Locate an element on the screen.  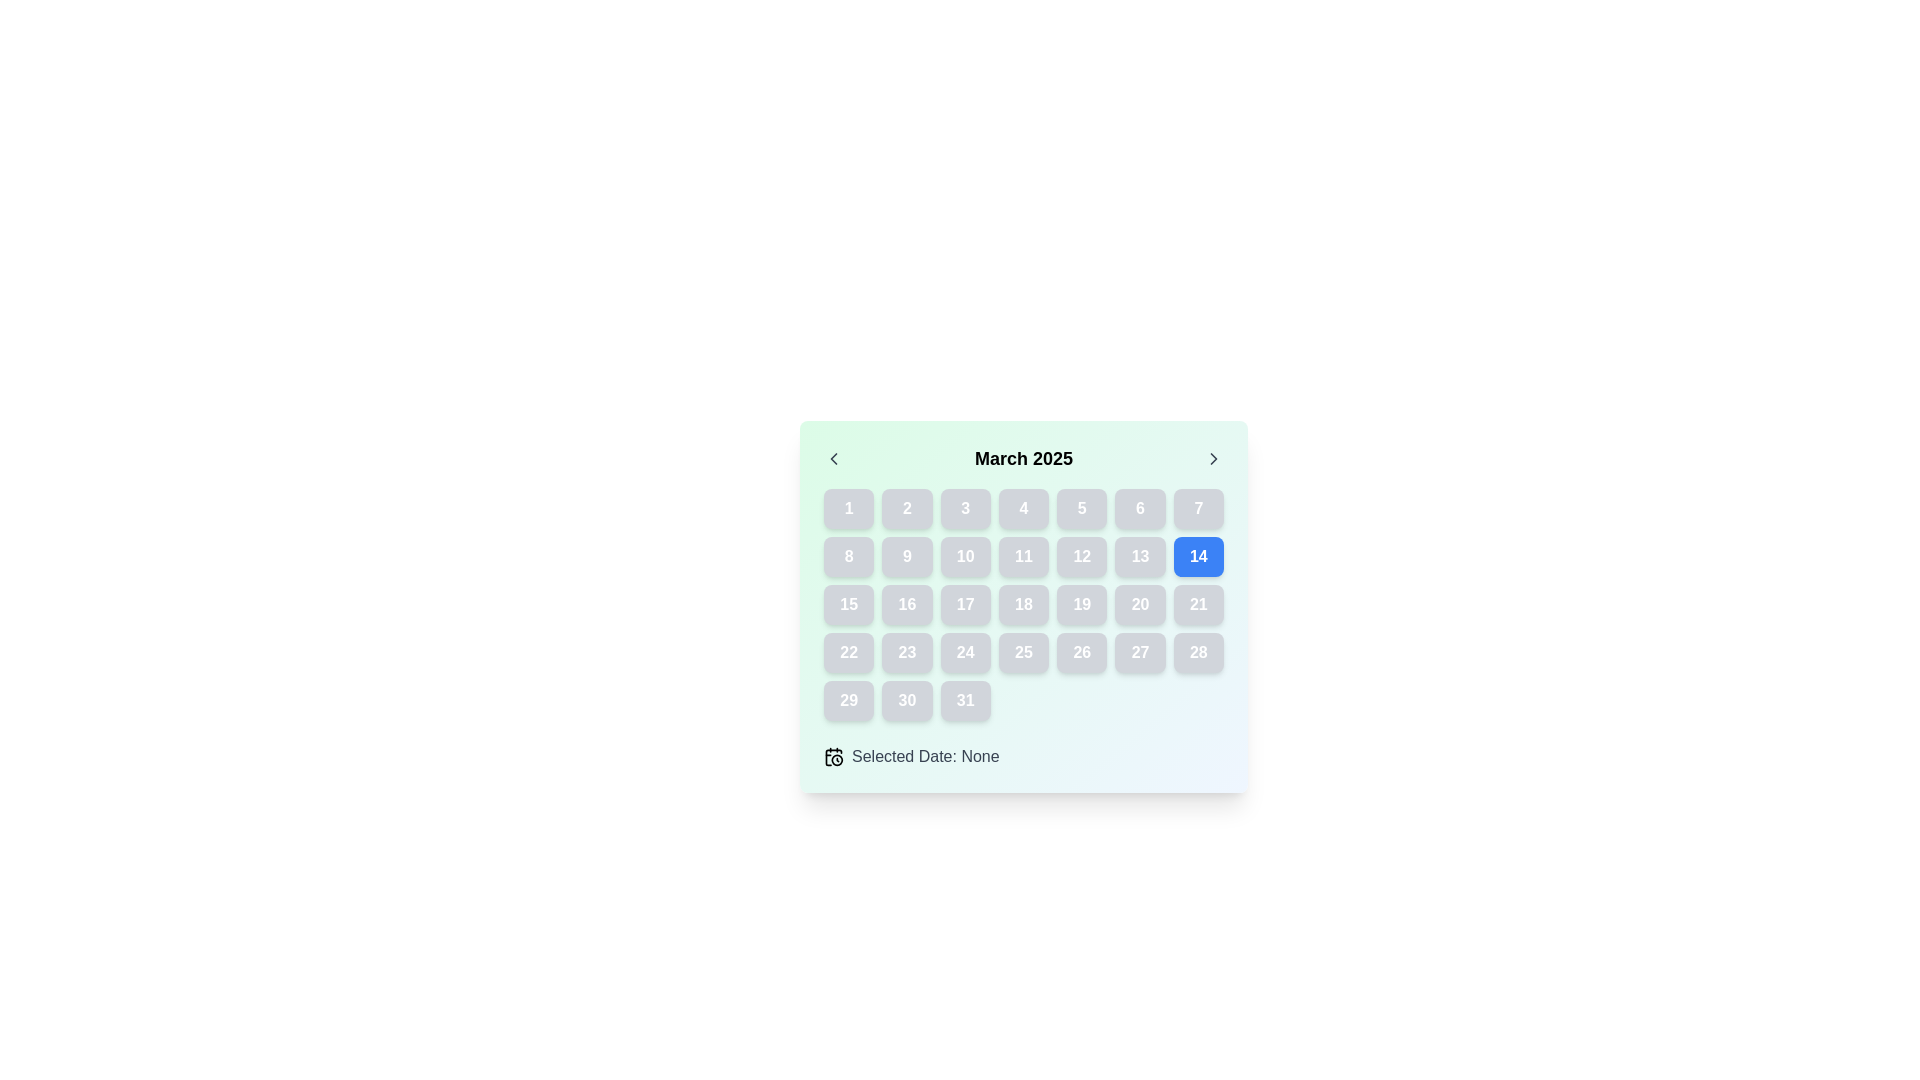
the calendar day box displaying the number '8', which is styled as a square with rounded corners and changes to a blue background when hovered over is located at coordinates (849, 556).